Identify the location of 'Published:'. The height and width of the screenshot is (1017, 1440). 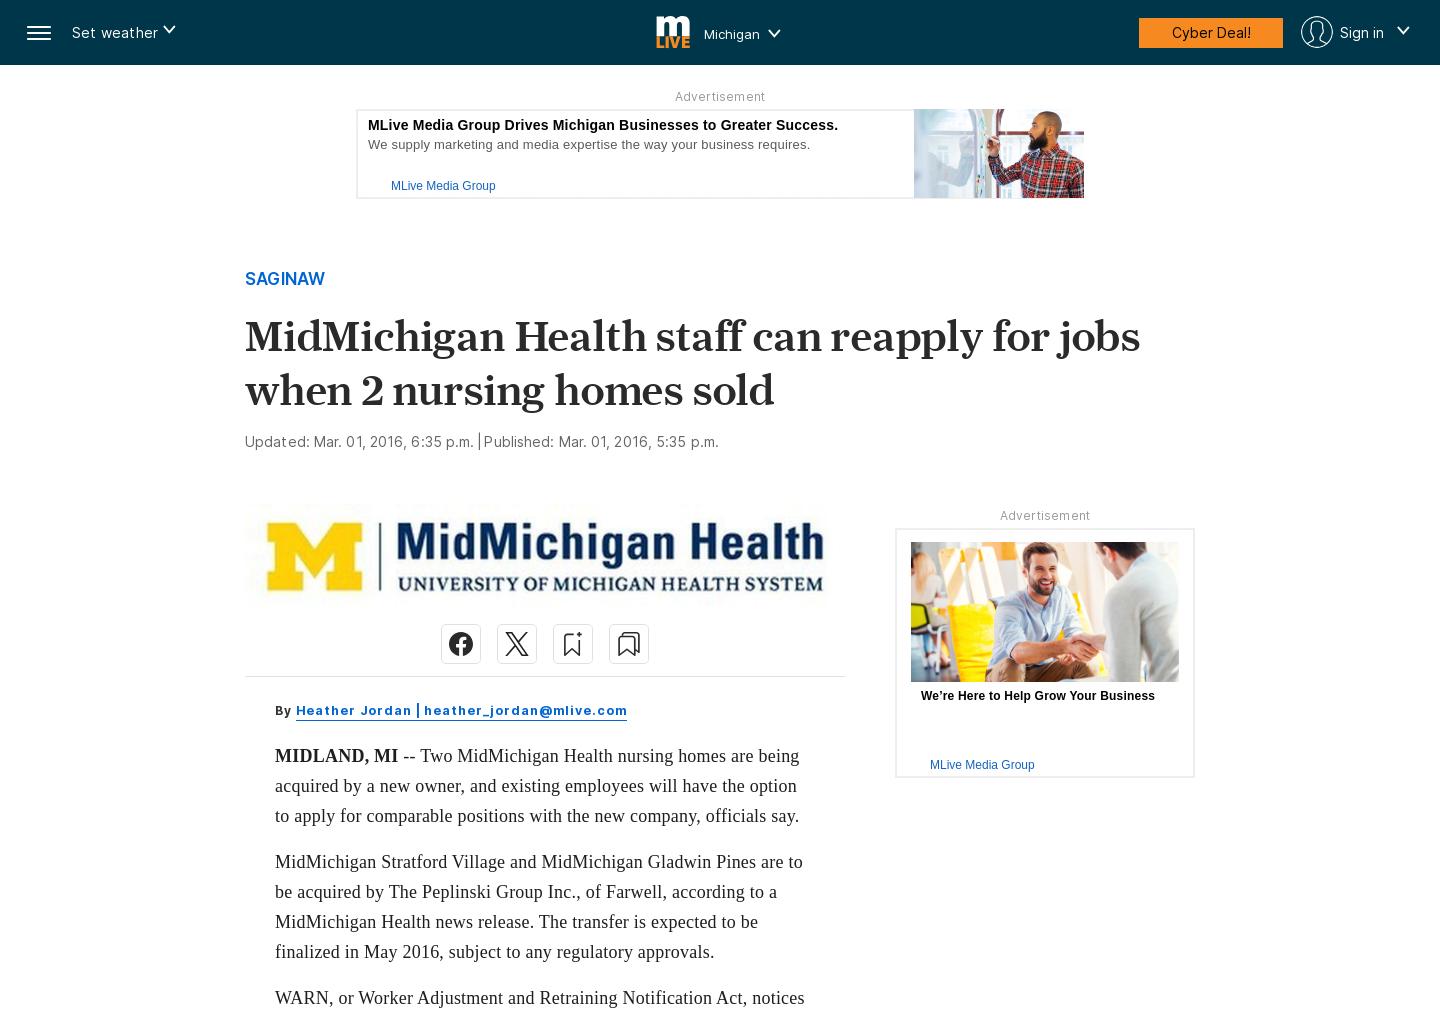
(519, 440).